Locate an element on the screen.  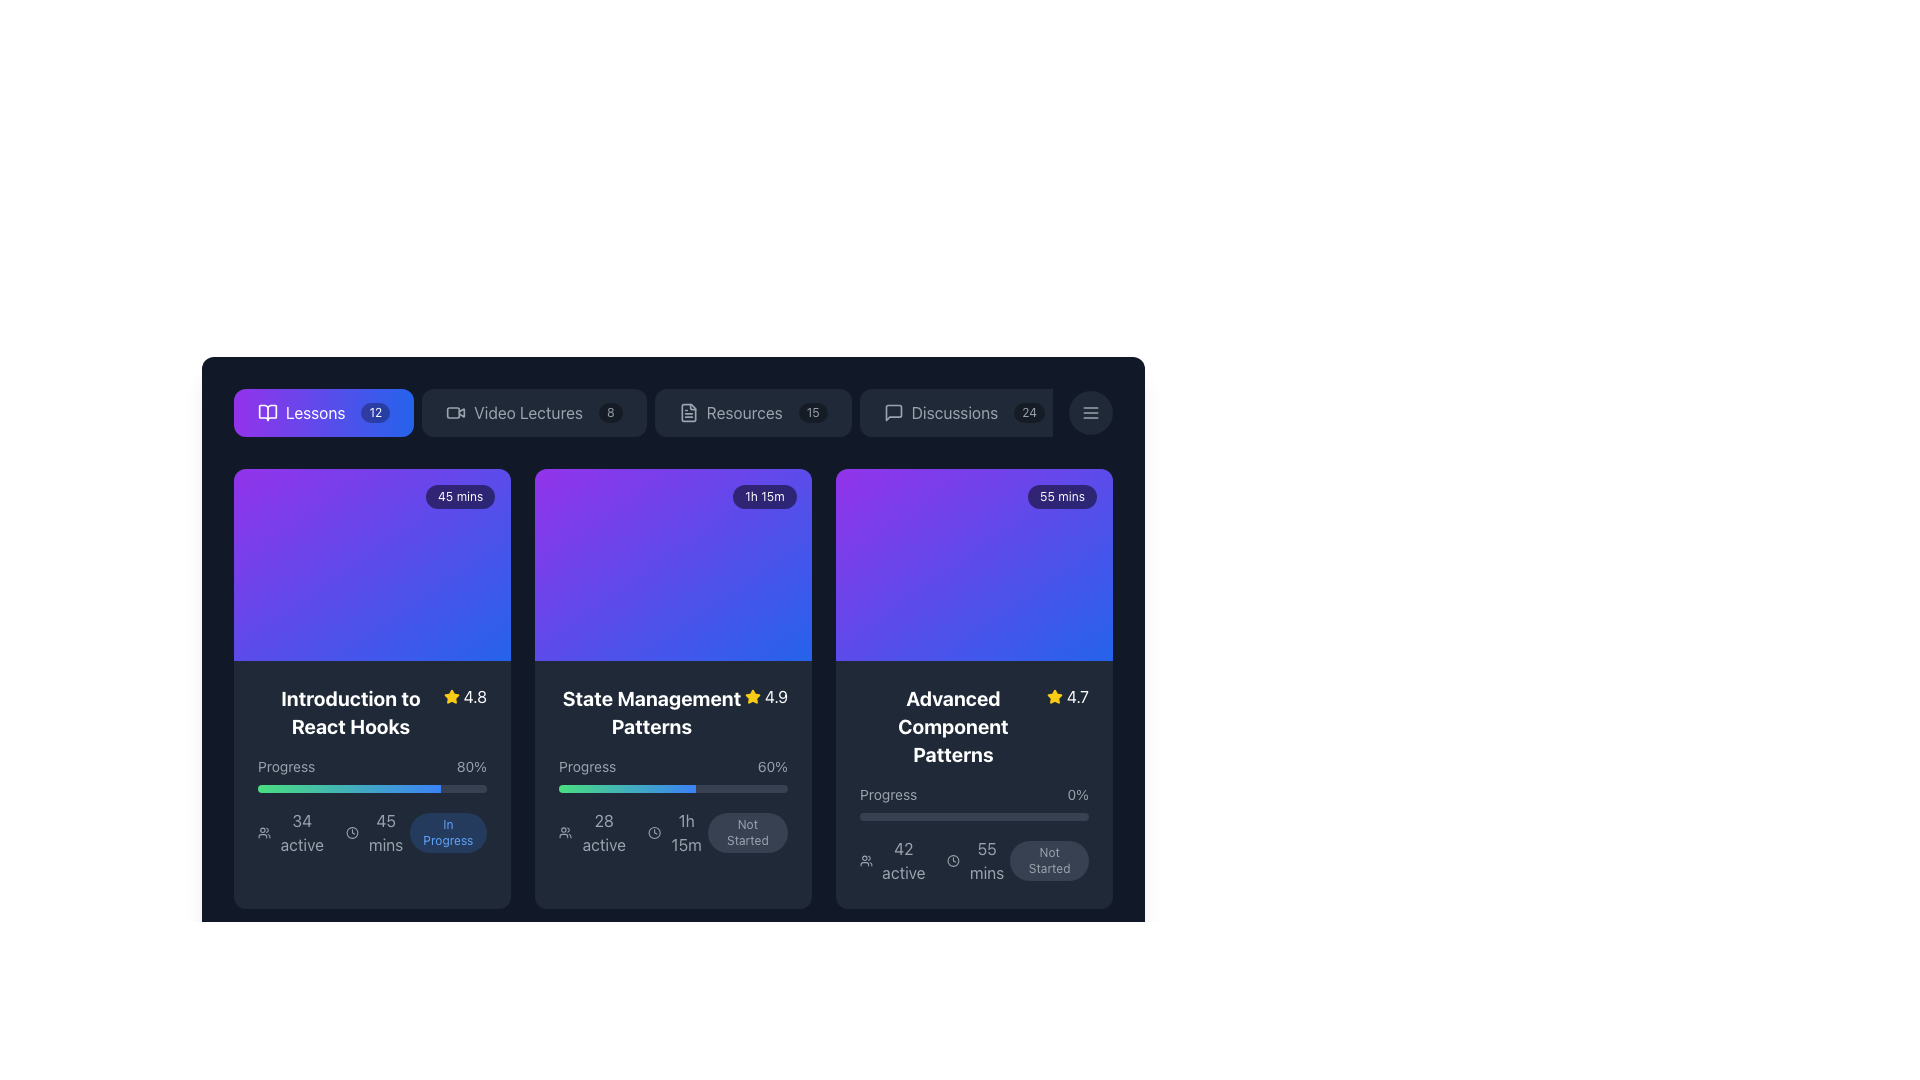
the static text displaying '55 mins', which is located within the bottom section of the third content card in a horizontal list of cards is located at coordinates (978, 859).